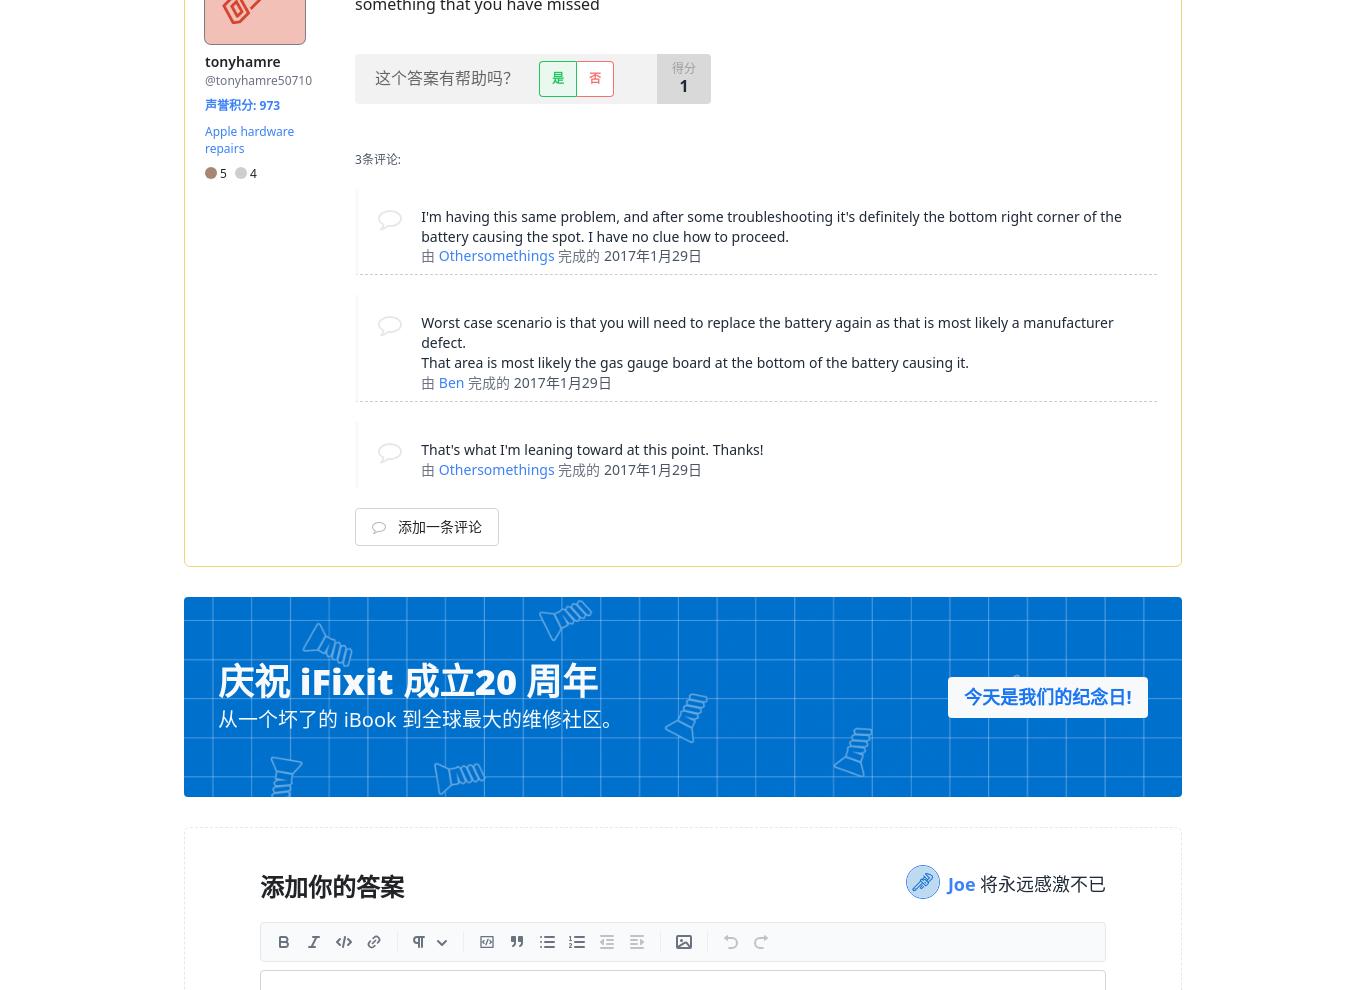 This screenshot has width=1366, height=990. What do you see at coordinates (963, 883) in the screenshot?
I see `'Joe'` at bounding box center [963, 883].